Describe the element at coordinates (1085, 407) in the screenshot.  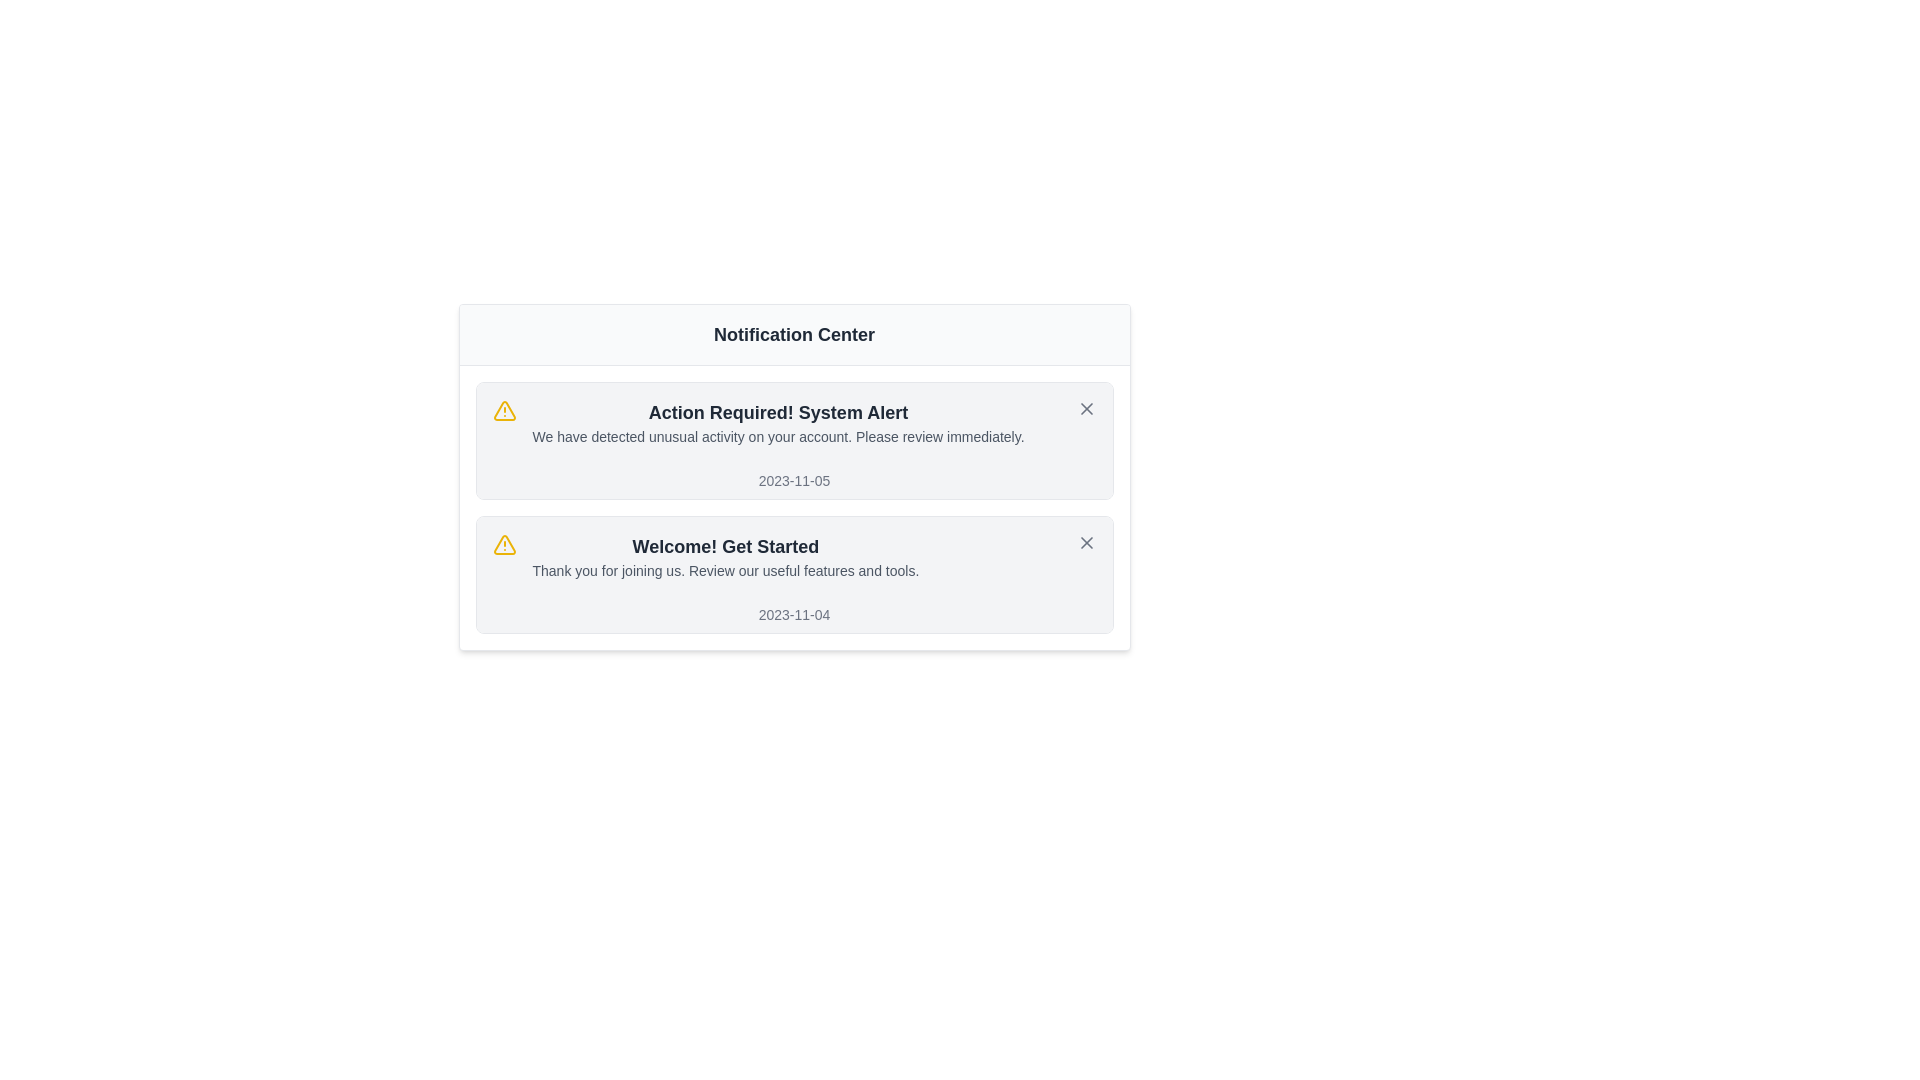
I see `the small diagonal cross ('X') icon located next to the notification entry in the notification center list` at that location.